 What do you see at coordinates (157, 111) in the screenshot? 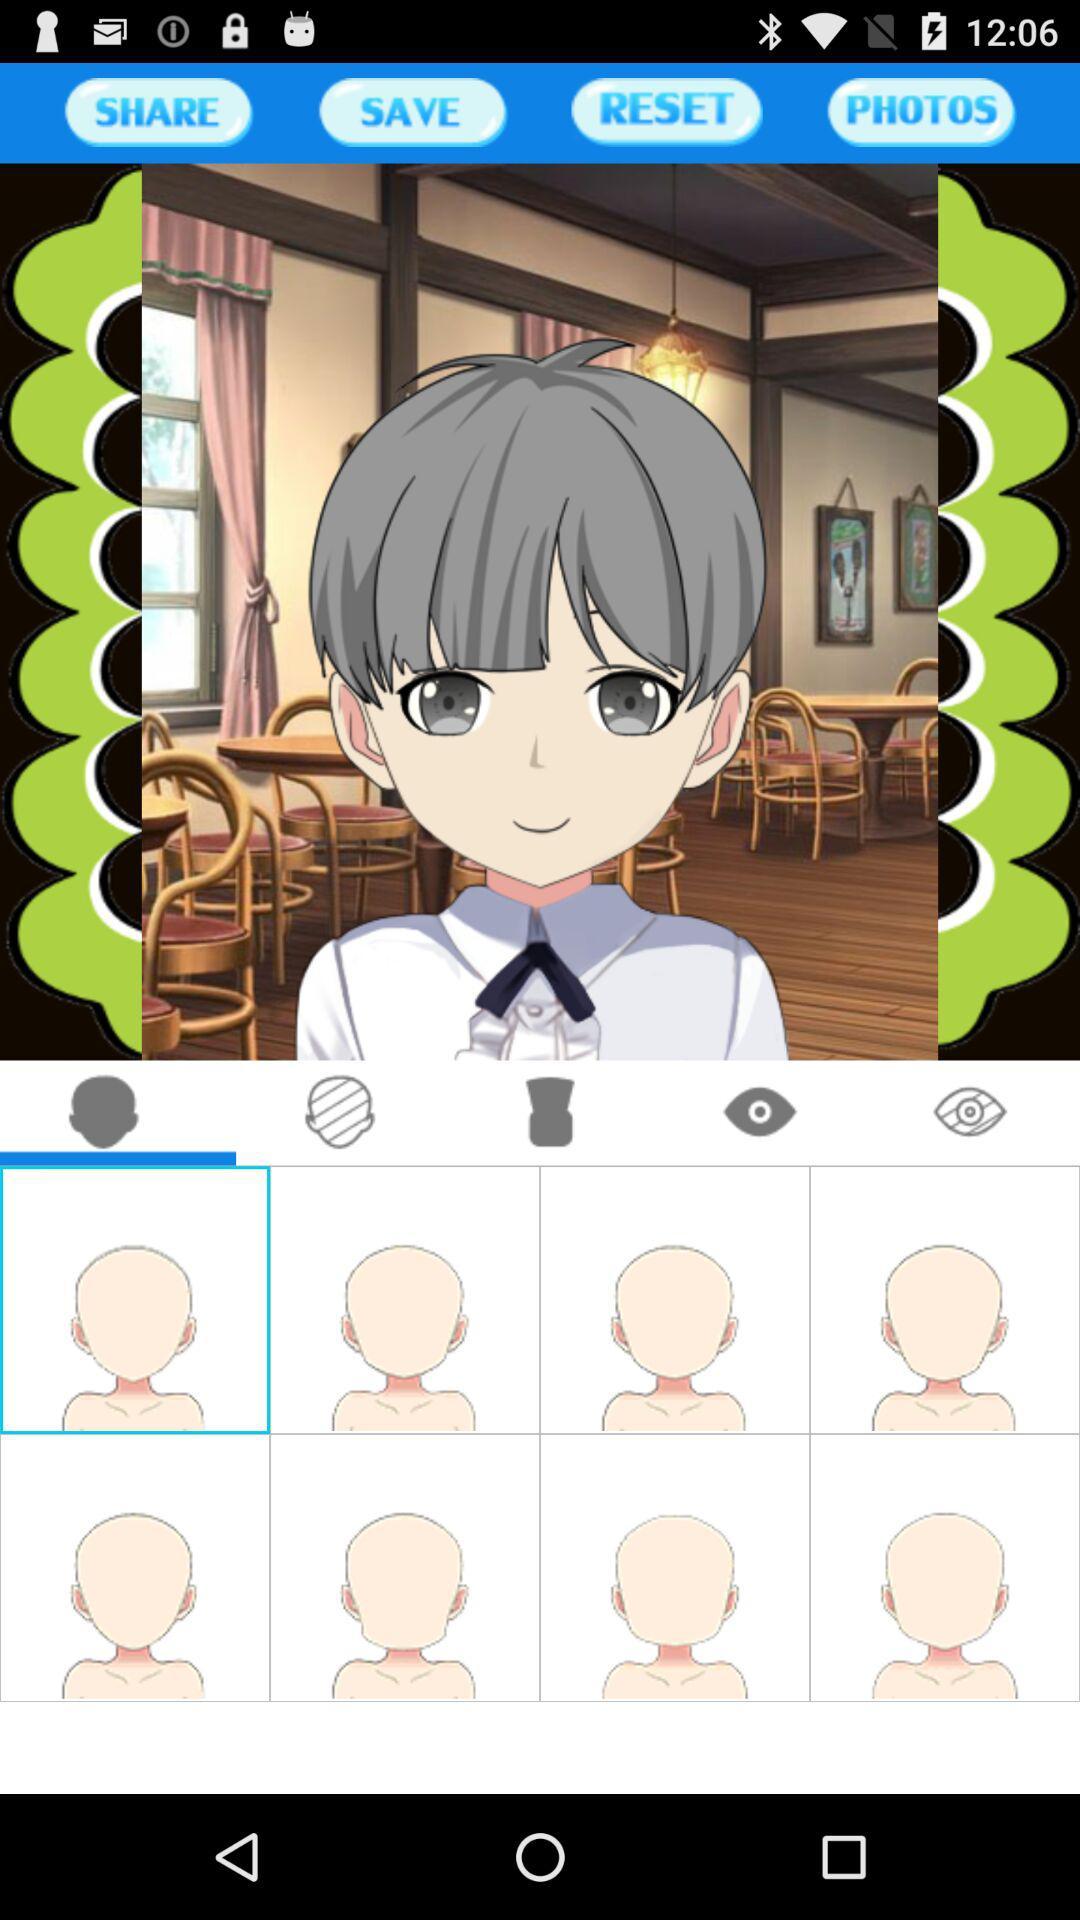
I see `share the page` at bounding box center [157, 111].